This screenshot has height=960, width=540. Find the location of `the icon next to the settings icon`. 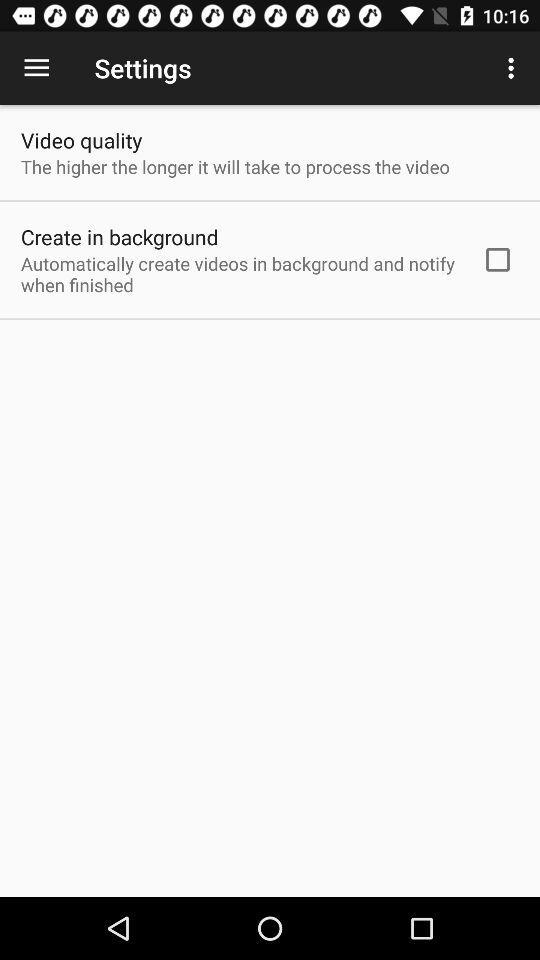

the icon next to the settings icon is located at coordinates (36, 68).